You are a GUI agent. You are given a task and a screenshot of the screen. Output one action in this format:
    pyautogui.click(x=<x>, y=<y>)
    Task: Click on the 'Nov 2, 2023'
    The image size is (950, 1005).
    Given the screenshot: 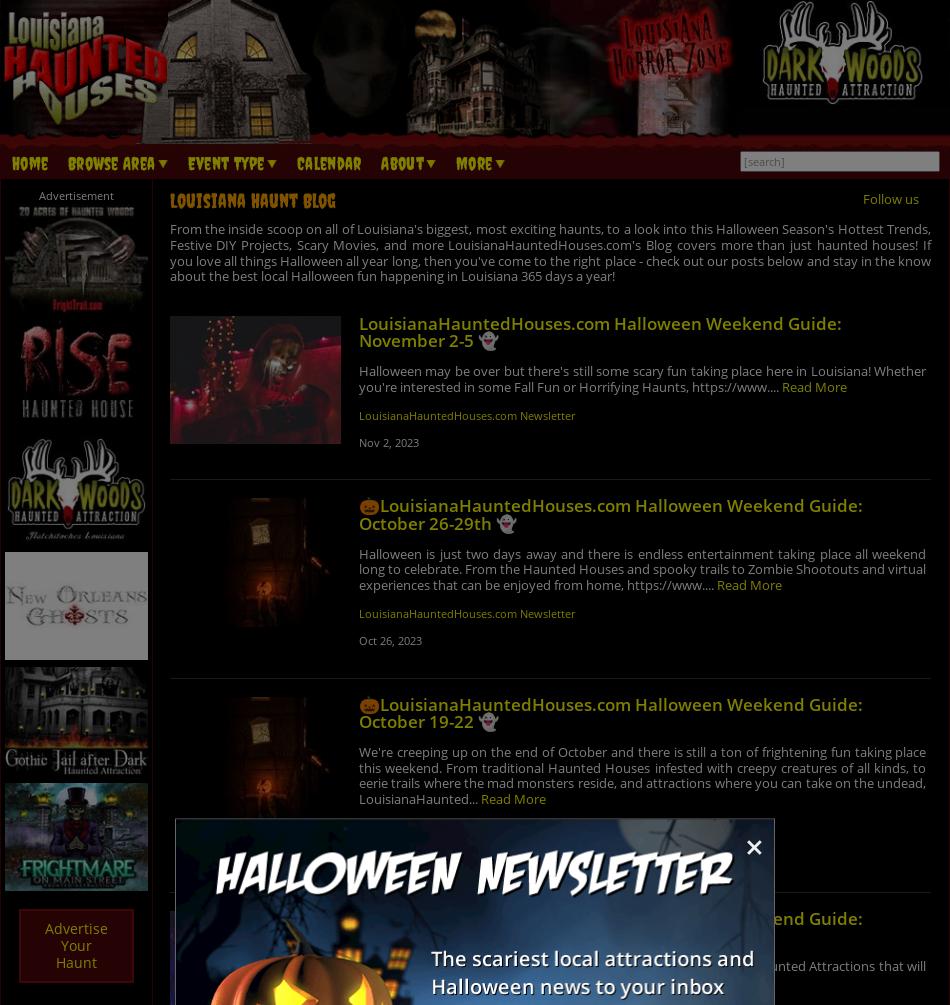 What is the action you would take?
    pyautogui.click(x=386, y=441)
    